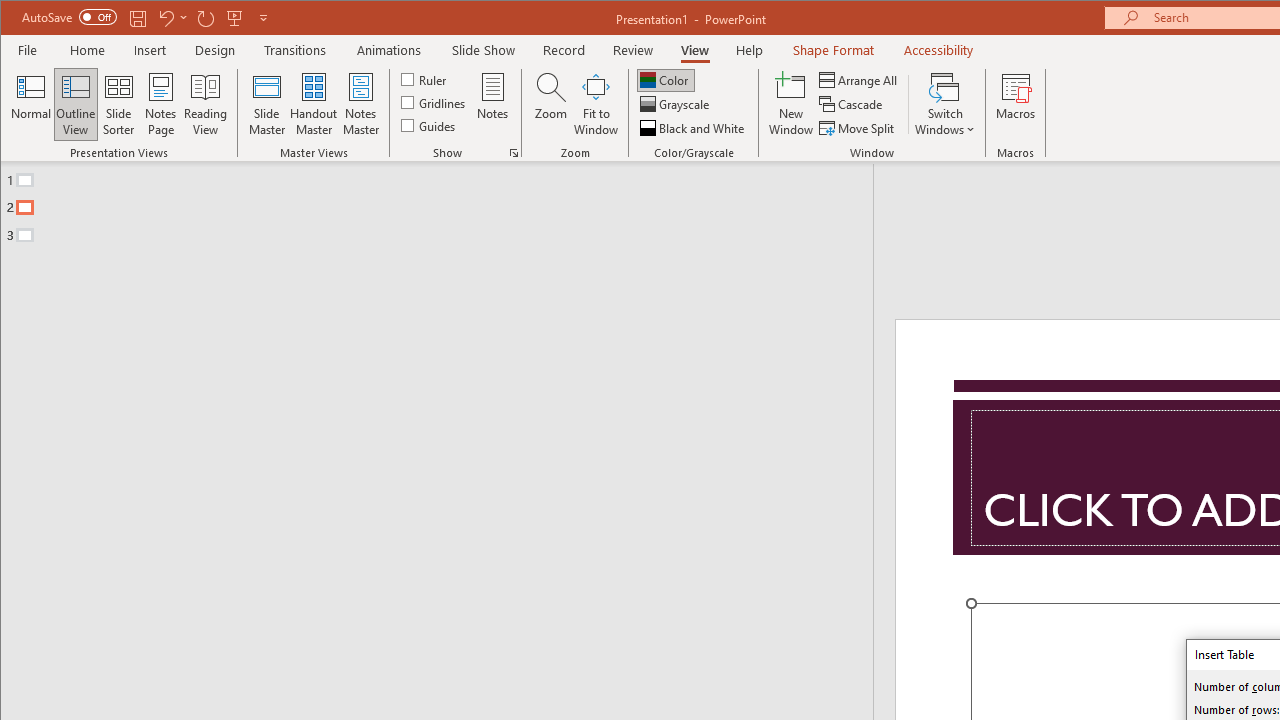 The height and width of the screenshot is (720, 1280). Describe the element at coordinates (1016, 104) in the screenshot. I see `'Macros'` at that location.